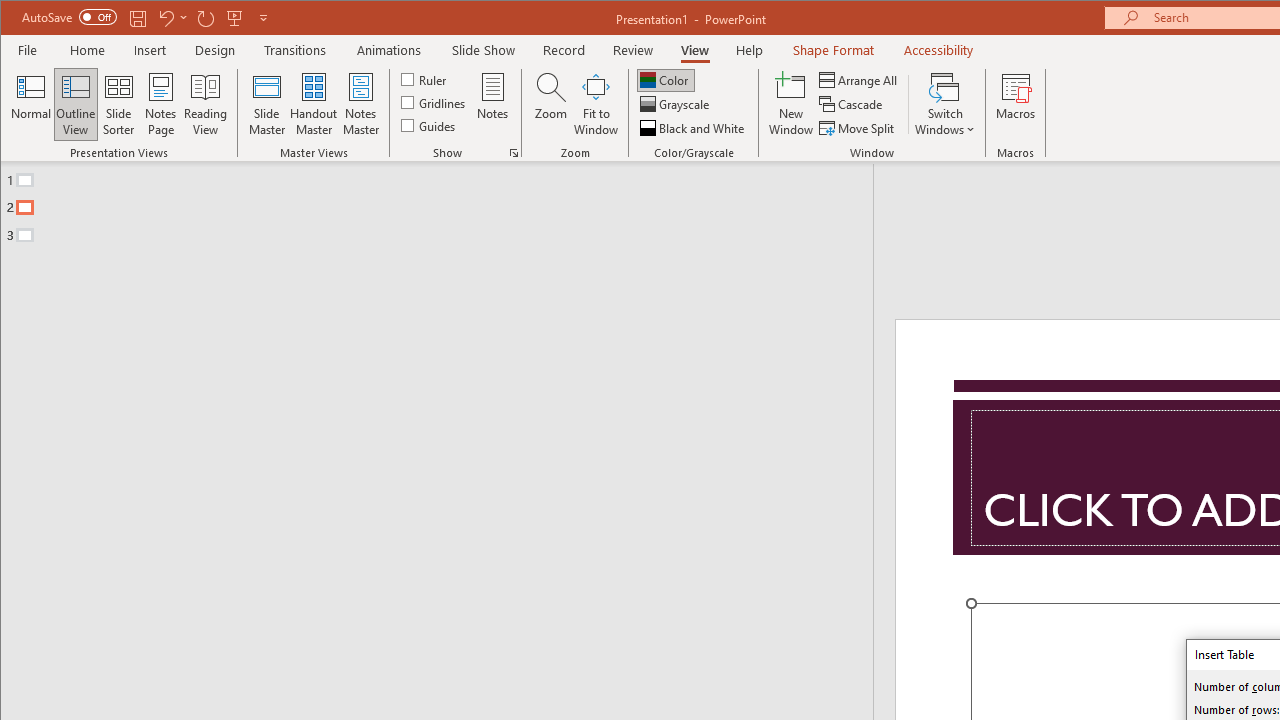 The height and width of the screenshot is (720, 1280). Describe the element at coordinates (1016, 104) in the screenshot. I see `'Macros'` at that location.